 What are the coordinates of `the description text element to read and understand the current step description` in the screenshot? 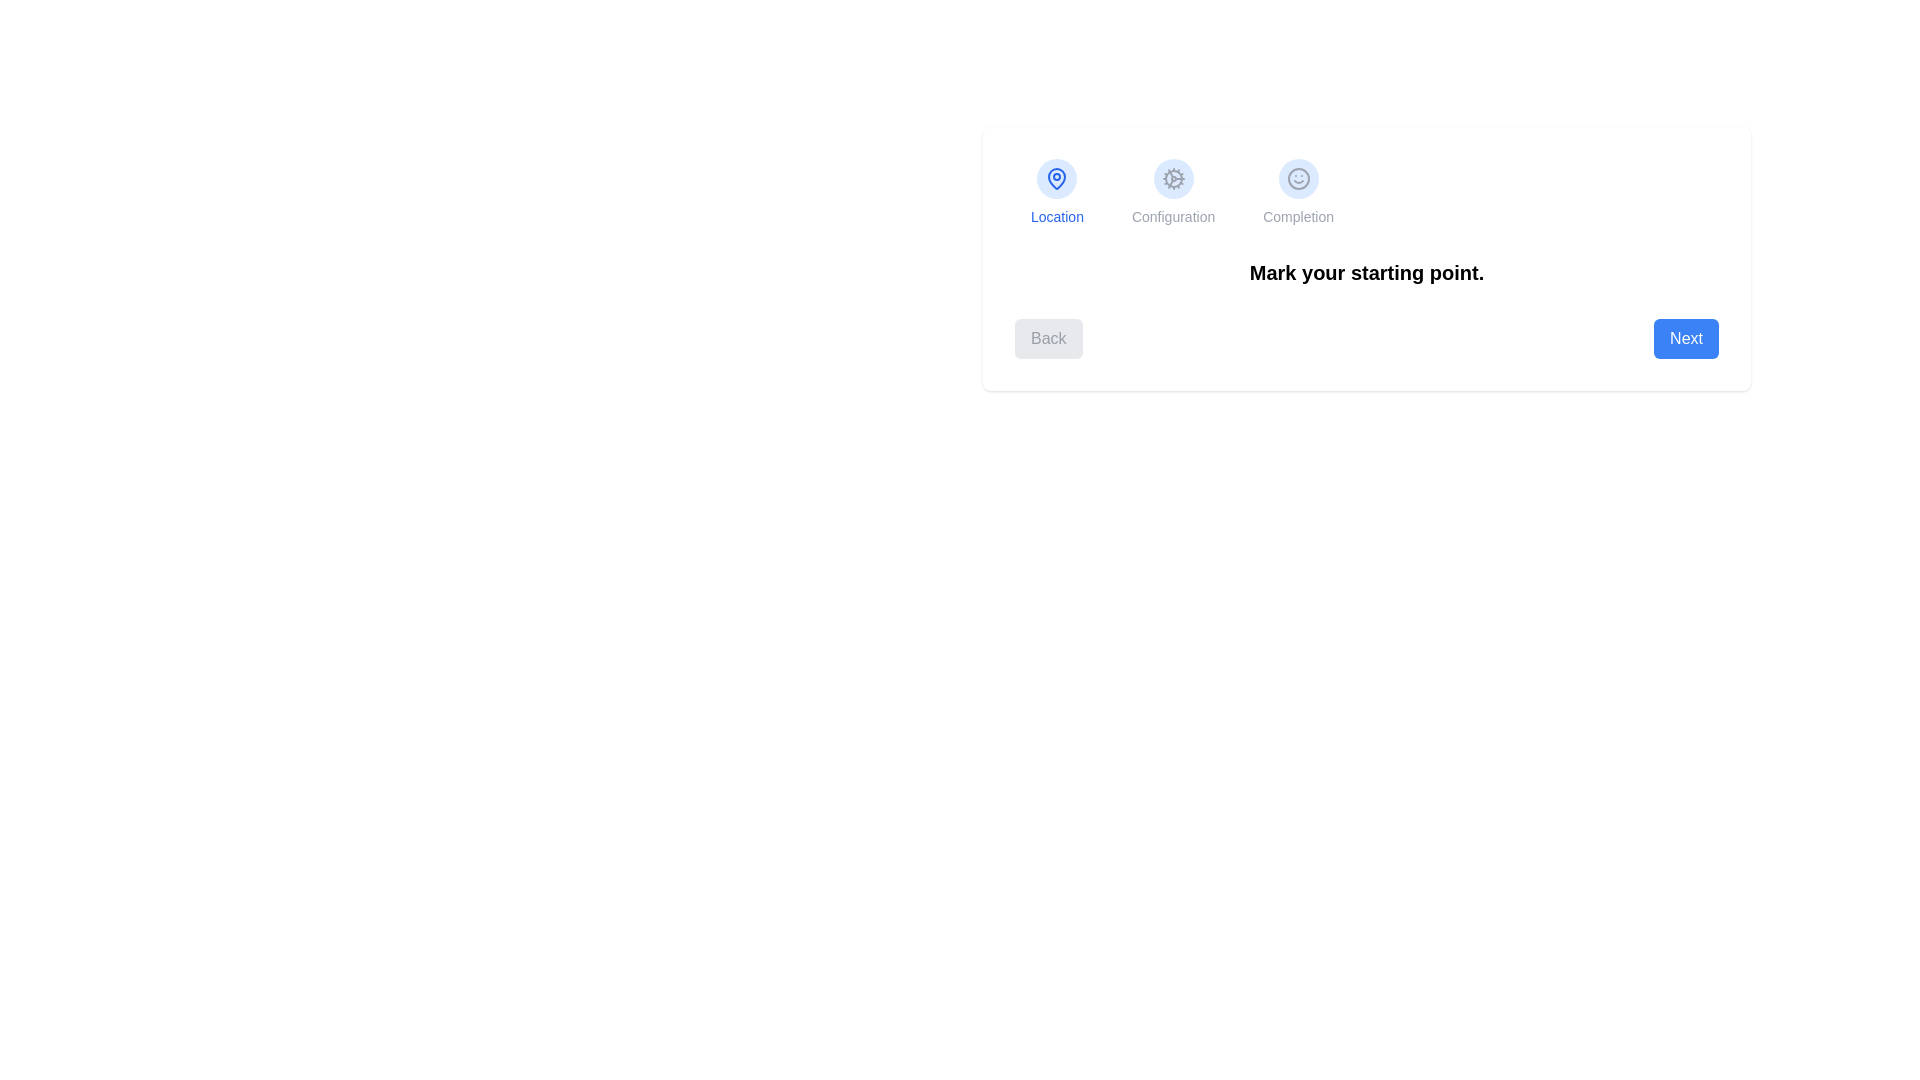 It's located at (1366, 273).